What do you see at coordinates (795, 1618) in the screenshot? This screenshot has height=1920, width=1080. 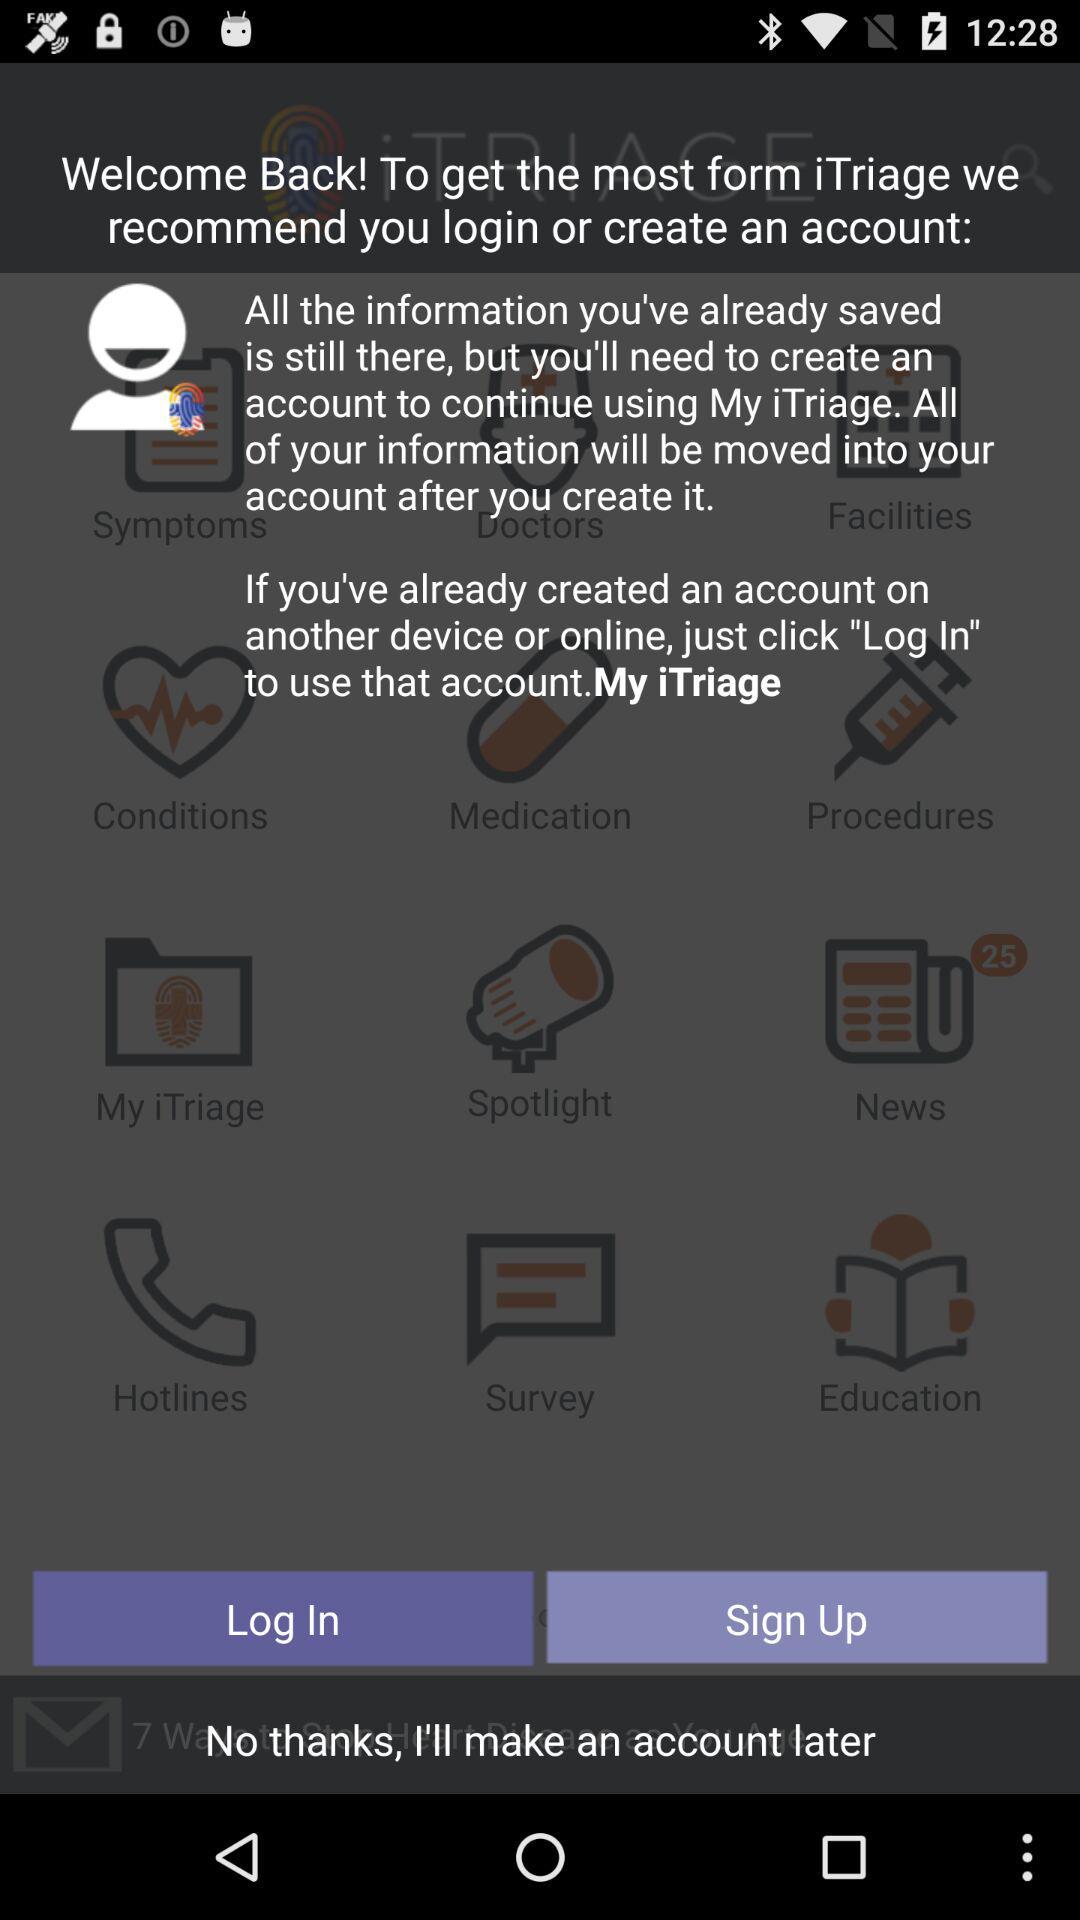 I see `the icon below the all the information` at bounding box center [795, 1618].